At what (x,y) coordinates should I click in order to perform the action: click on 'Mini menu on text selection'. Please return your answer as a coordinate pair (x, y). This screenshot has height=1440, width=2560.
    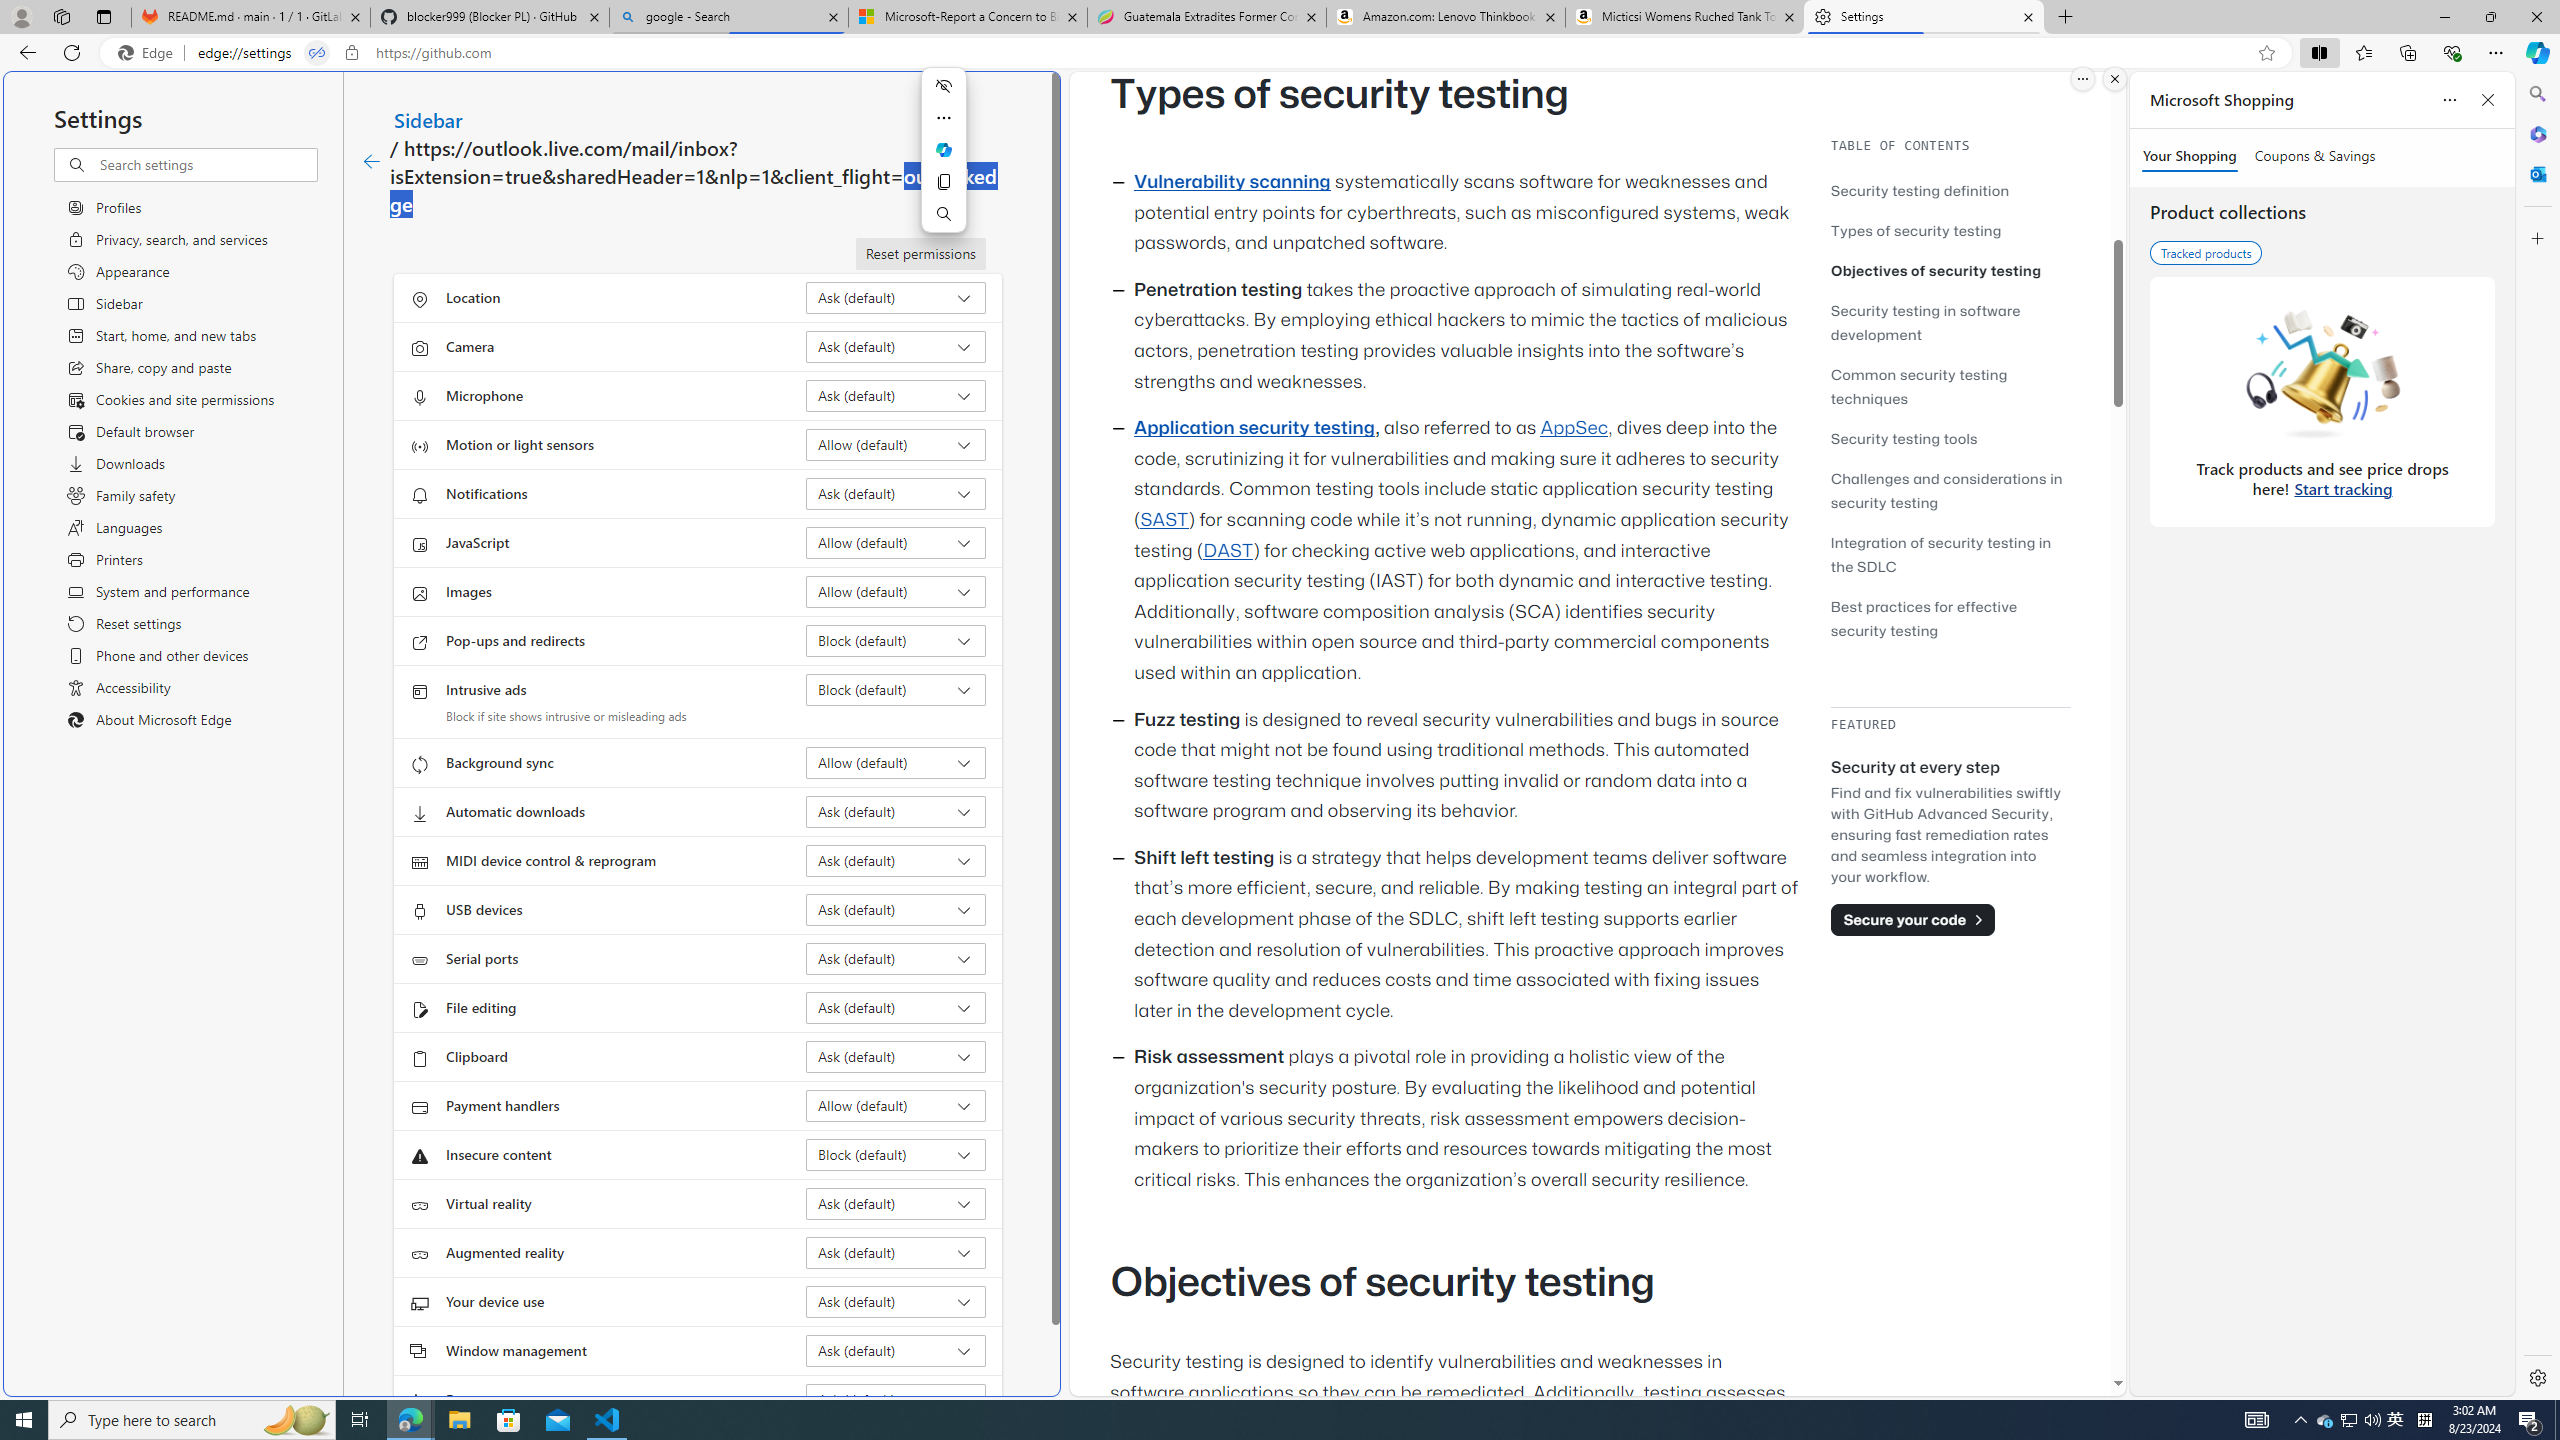
    Looking at the image, I should click on (943, 161).